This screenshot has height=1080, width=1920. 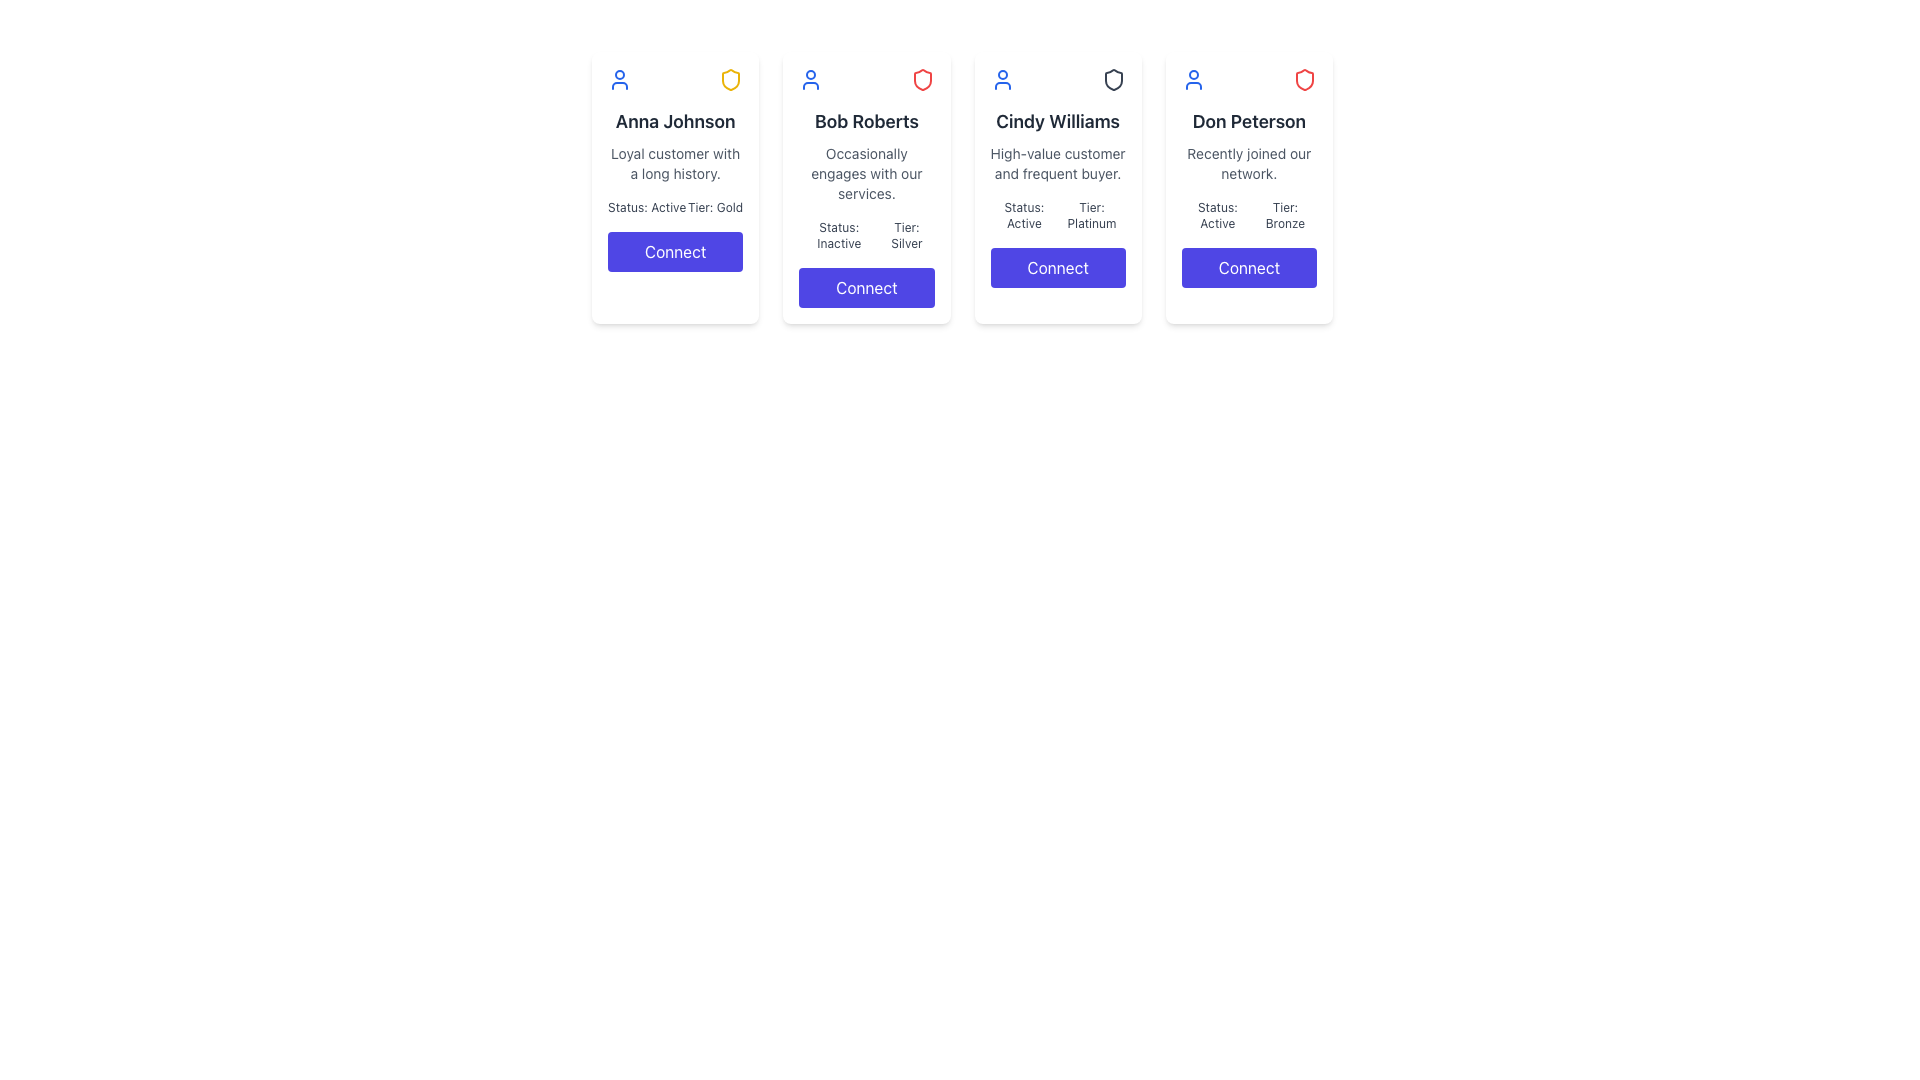 I want to click on the text display that shows the message 'Recently joined our network.' located beneath 'Don Peterson' in the middle section of the card, so click(x=1248, y=163).